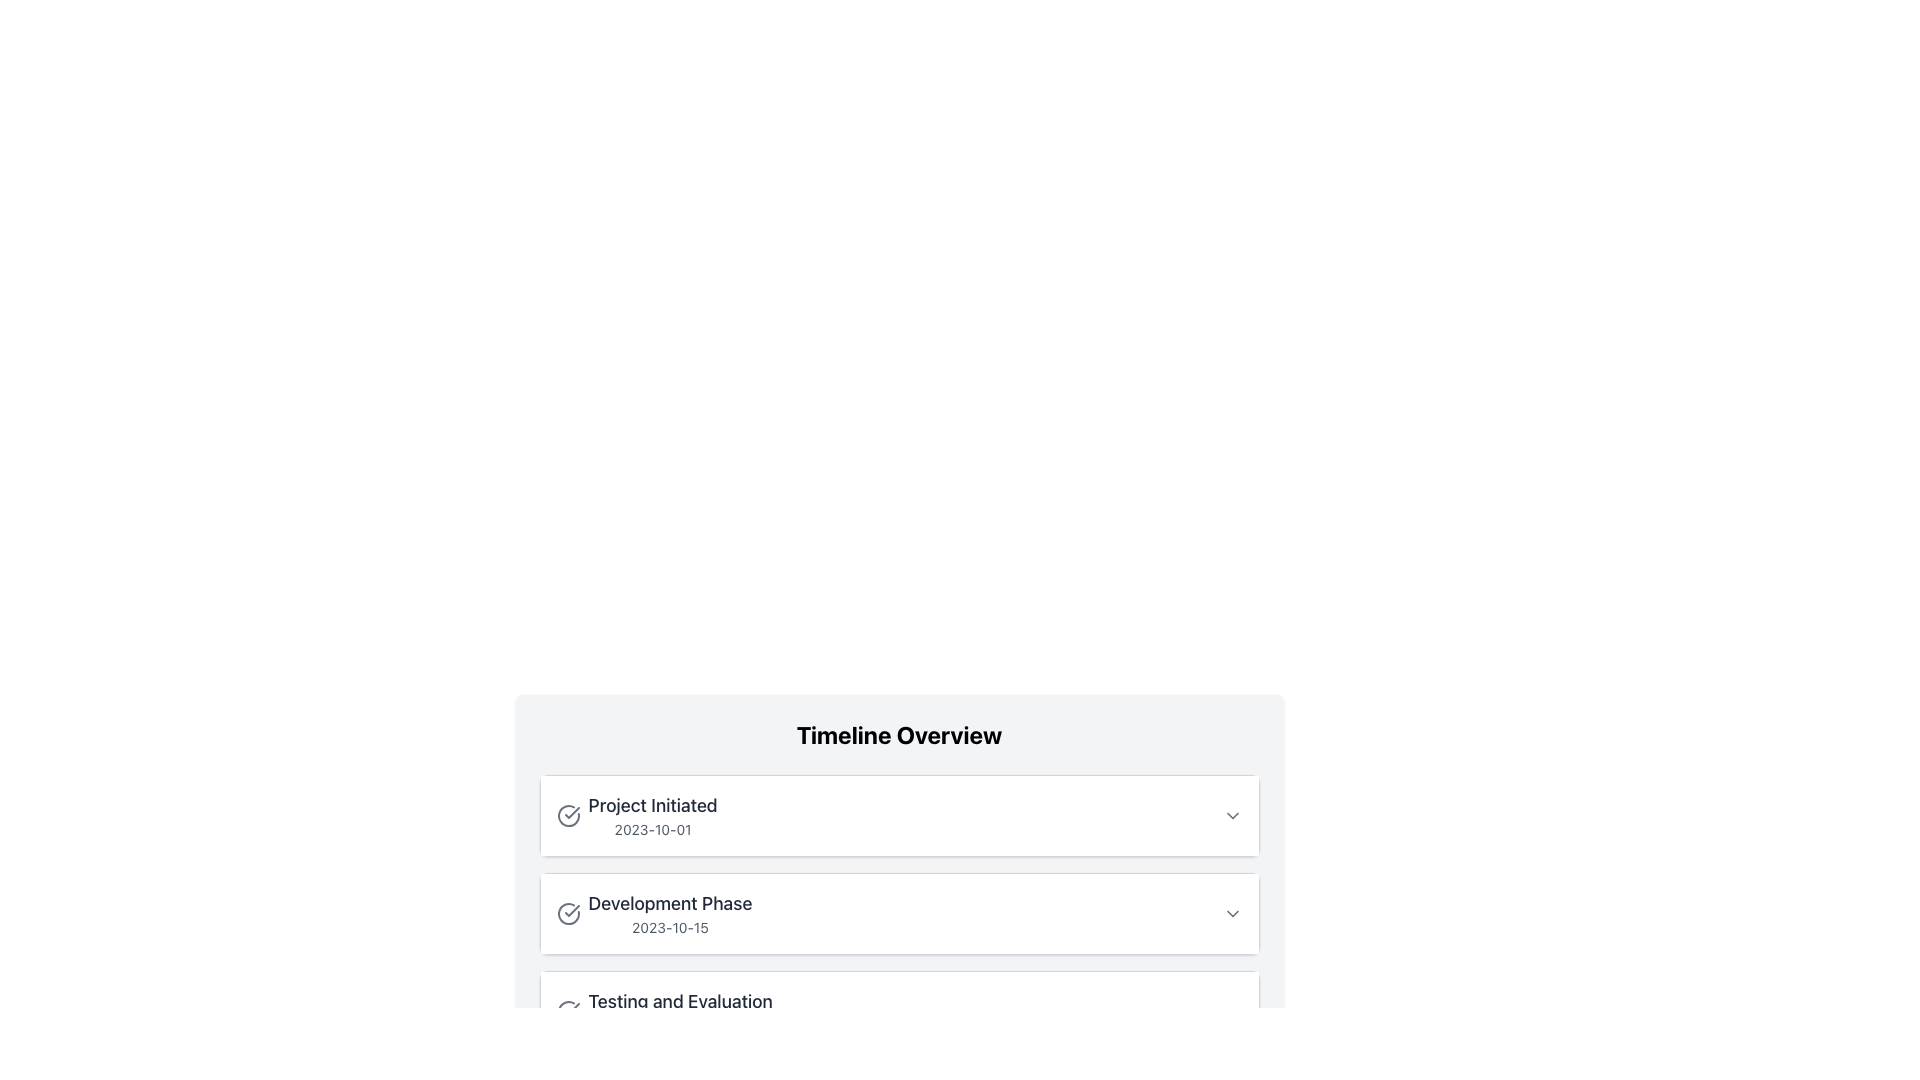  Describe the element at coordinates (670, 928) in the screenshot. I see `the text label displaying '2023-10-15' located below the heading 'Development Phase' in the bottom-right section of the block` at that location.